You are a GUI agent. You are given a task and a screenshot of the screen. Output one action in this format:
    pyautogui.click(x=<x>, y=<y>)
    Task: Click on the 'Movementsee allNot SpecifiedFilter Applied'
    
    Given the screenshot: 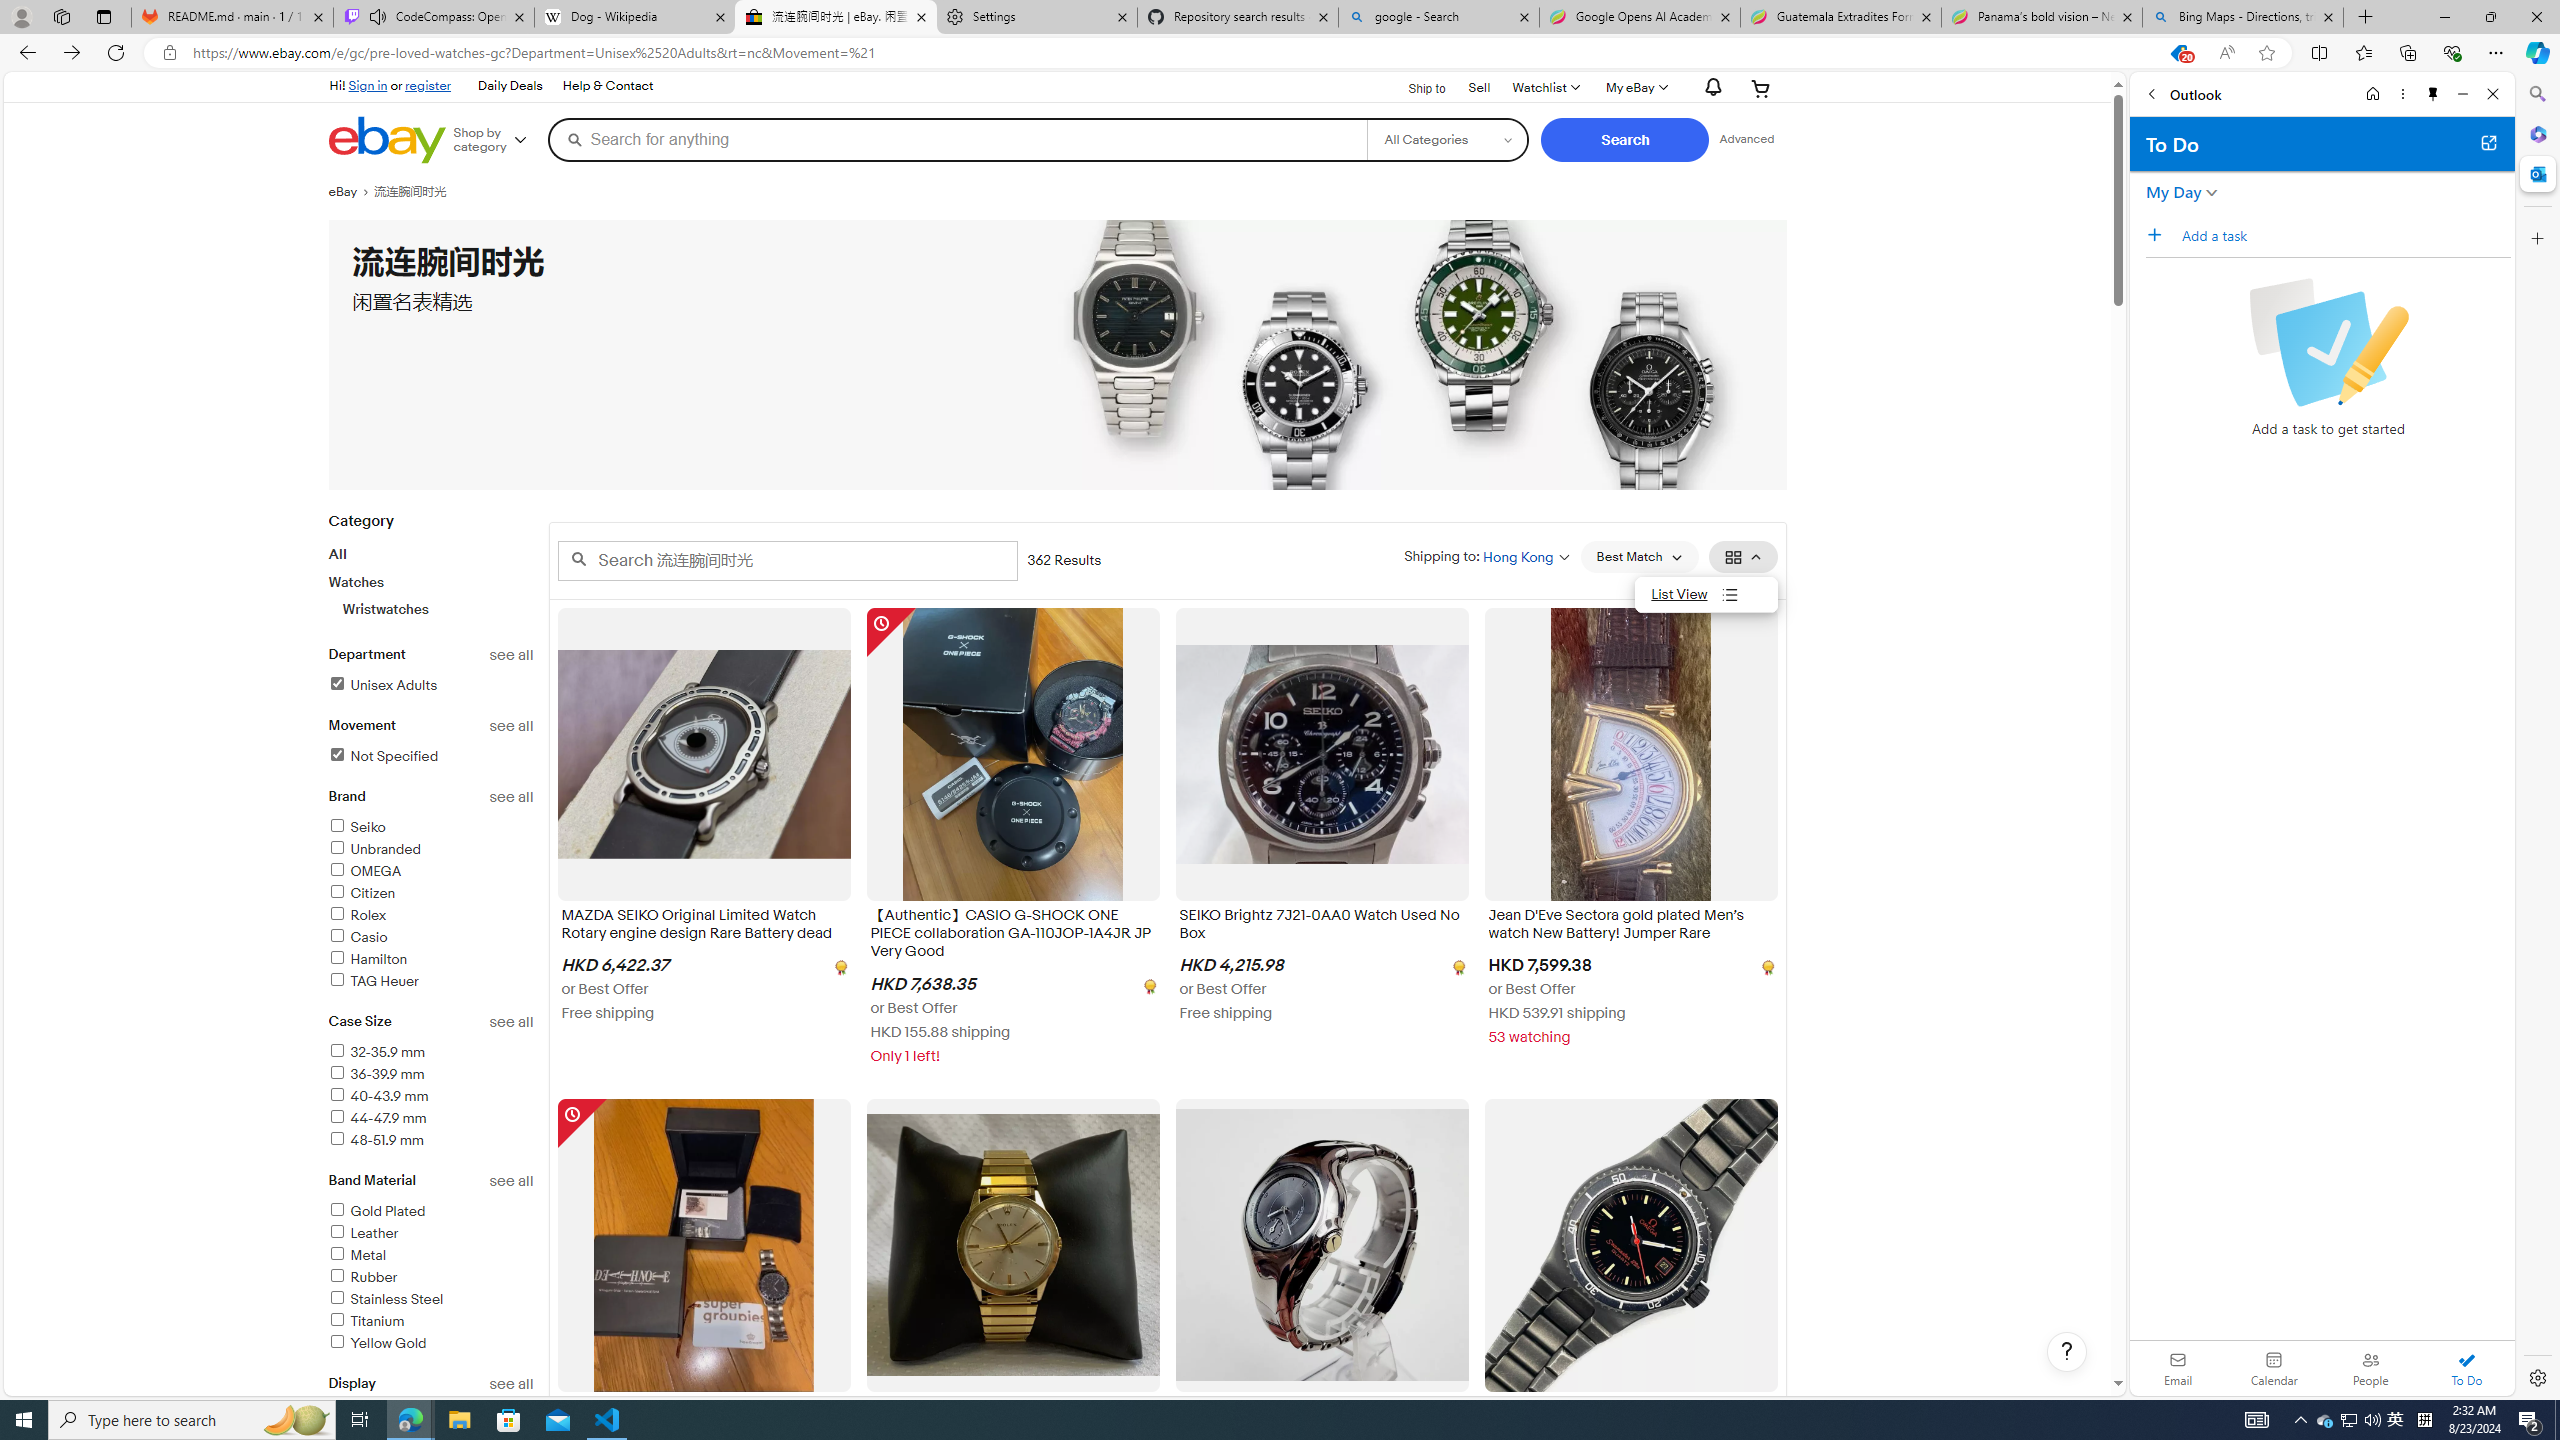 What is the action you would take?
    pyautogui.click(x=431, y=751)
    